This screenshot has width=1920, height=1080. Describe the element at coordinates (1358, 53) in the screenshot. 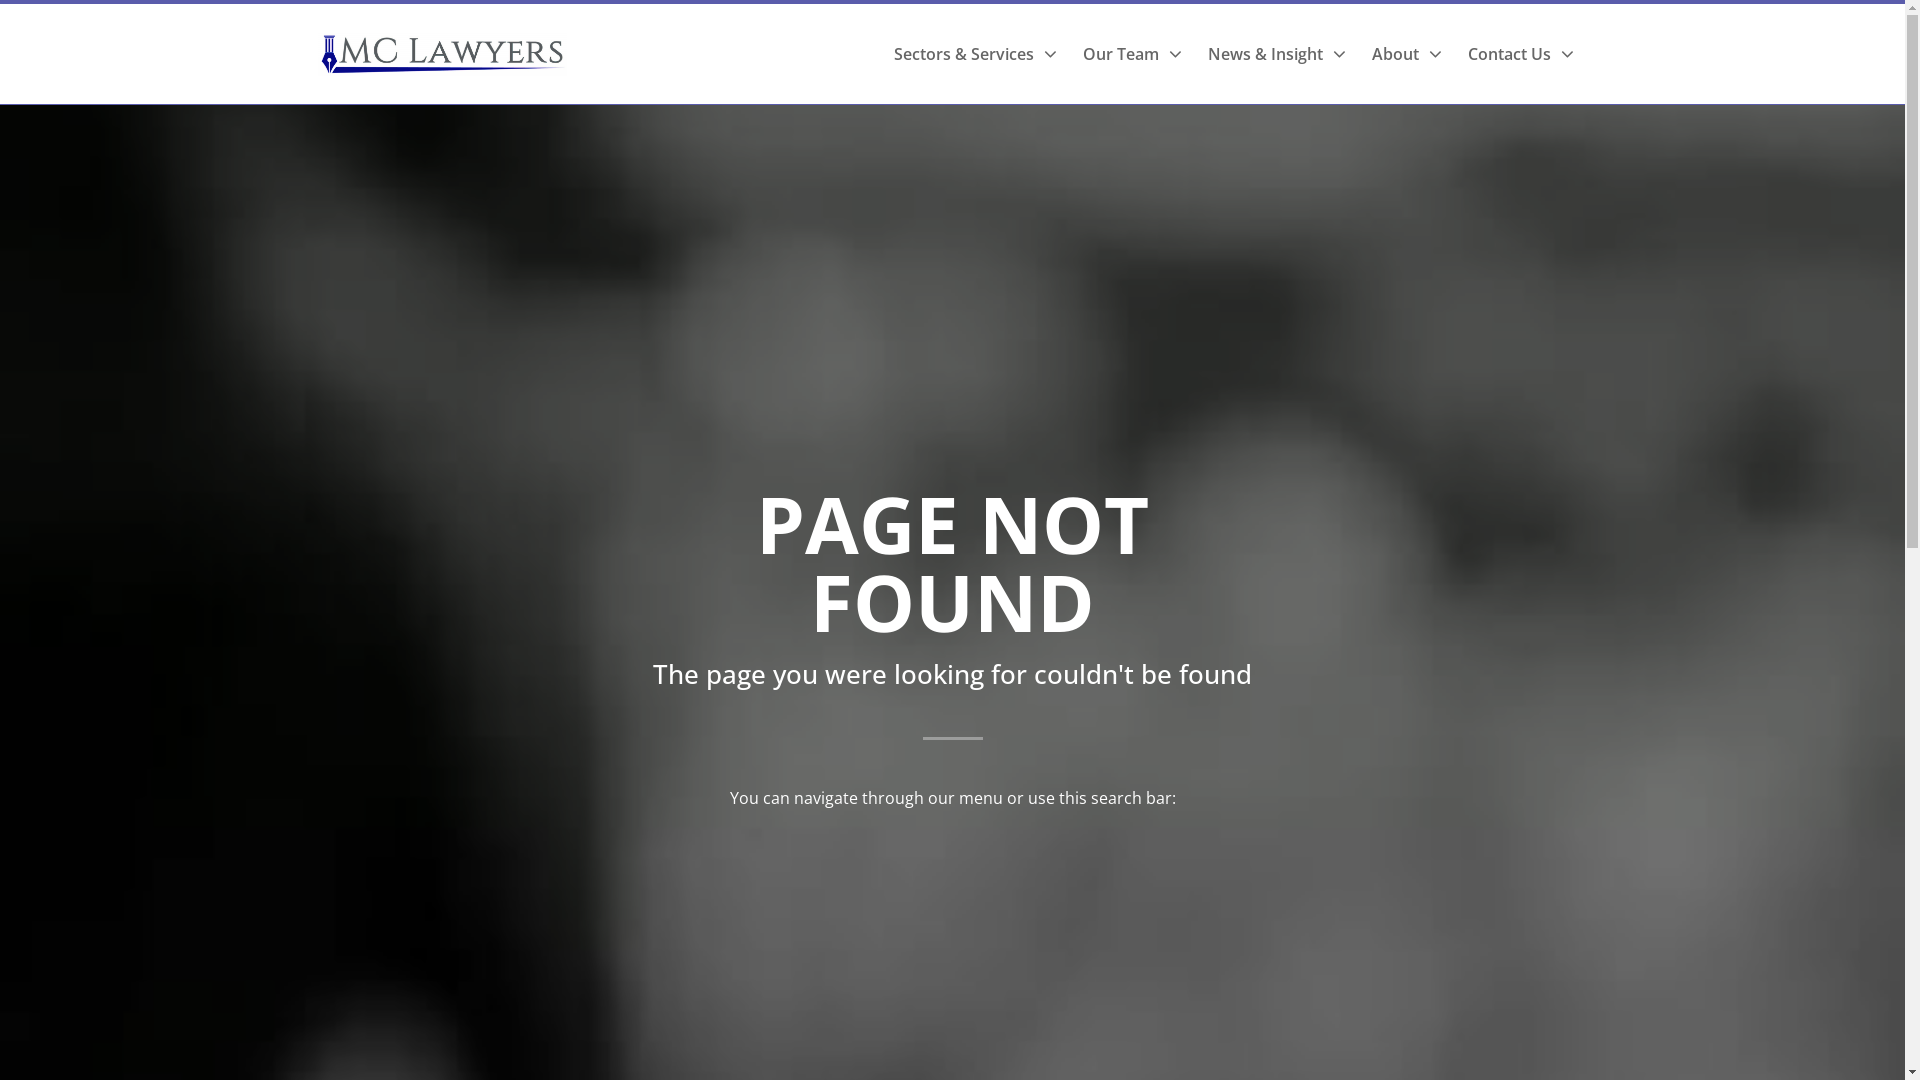

I see `'About'` at that location.